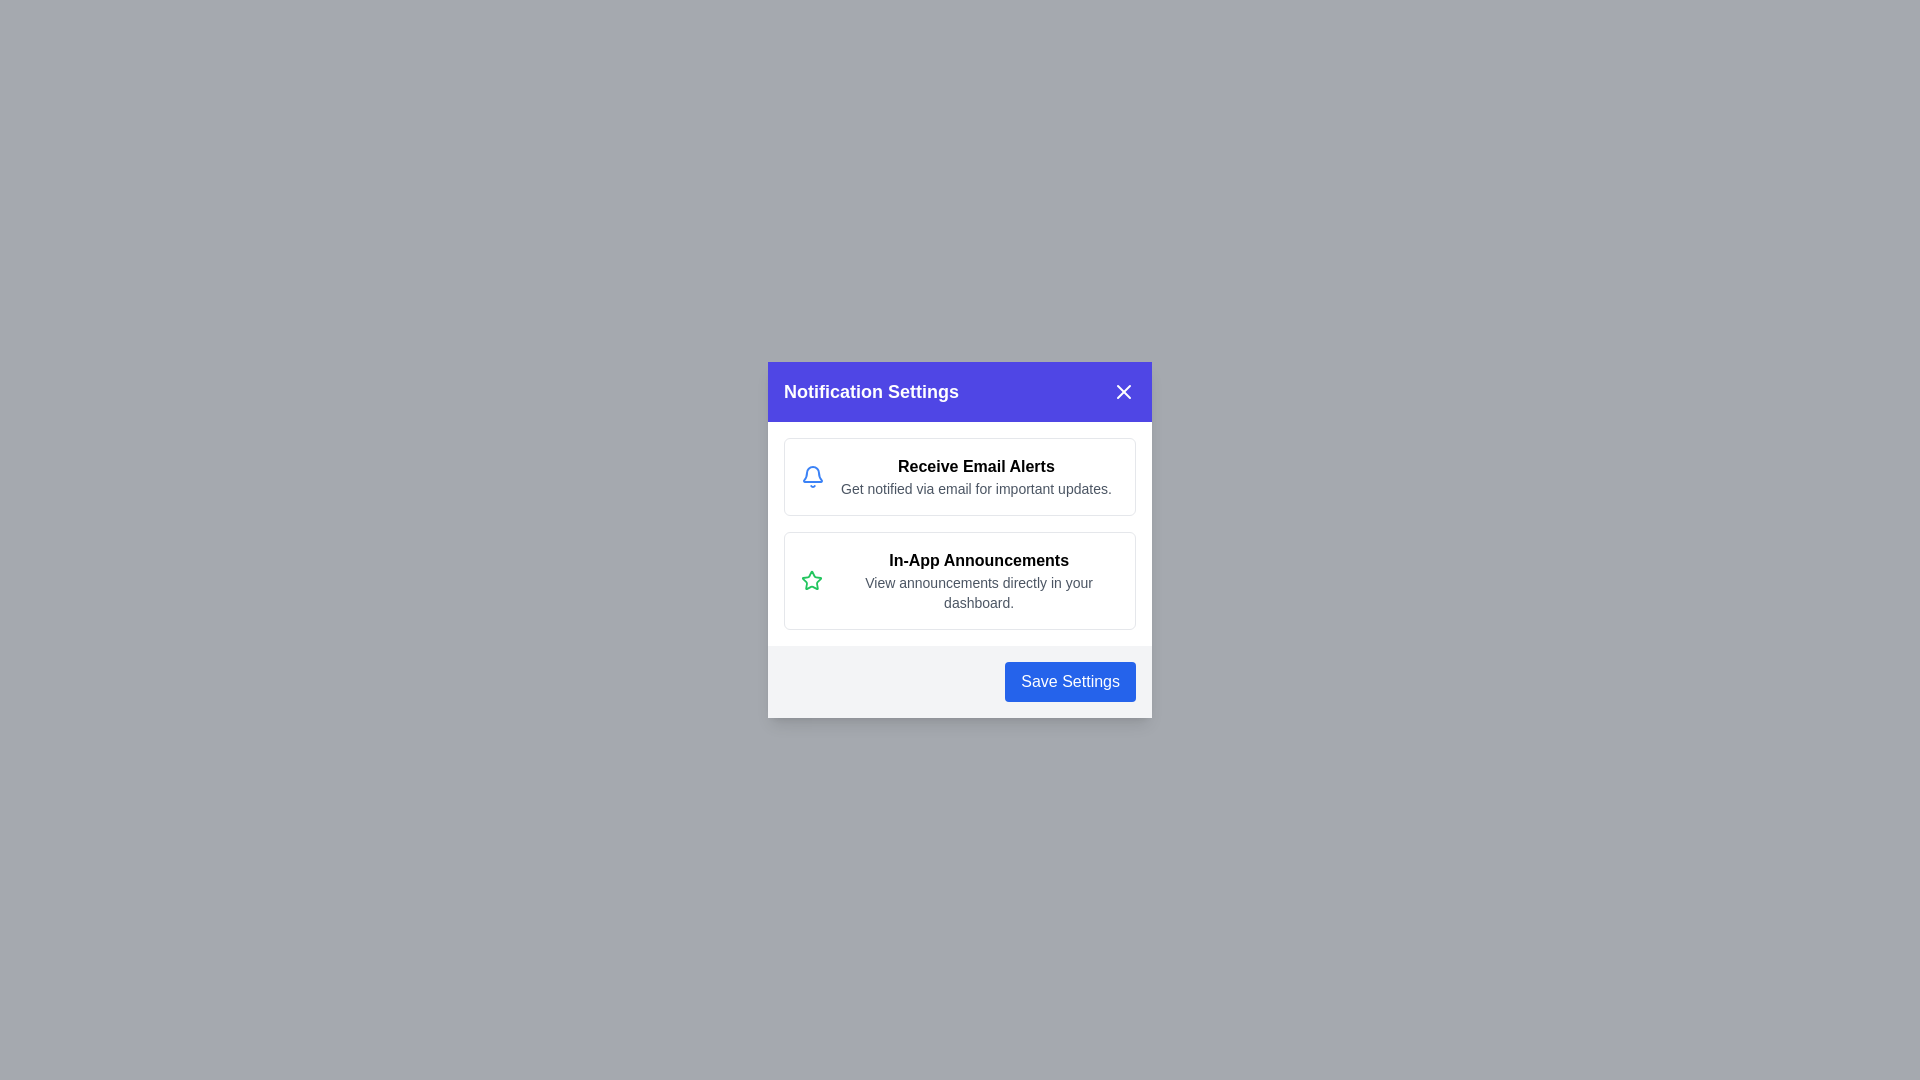 The width and height of the screenshot is (1920, 1080). Describe the element at coordinates (1123, 392) in the screenshot. I see `the close button in the top-right corner of the dialog` at that location.